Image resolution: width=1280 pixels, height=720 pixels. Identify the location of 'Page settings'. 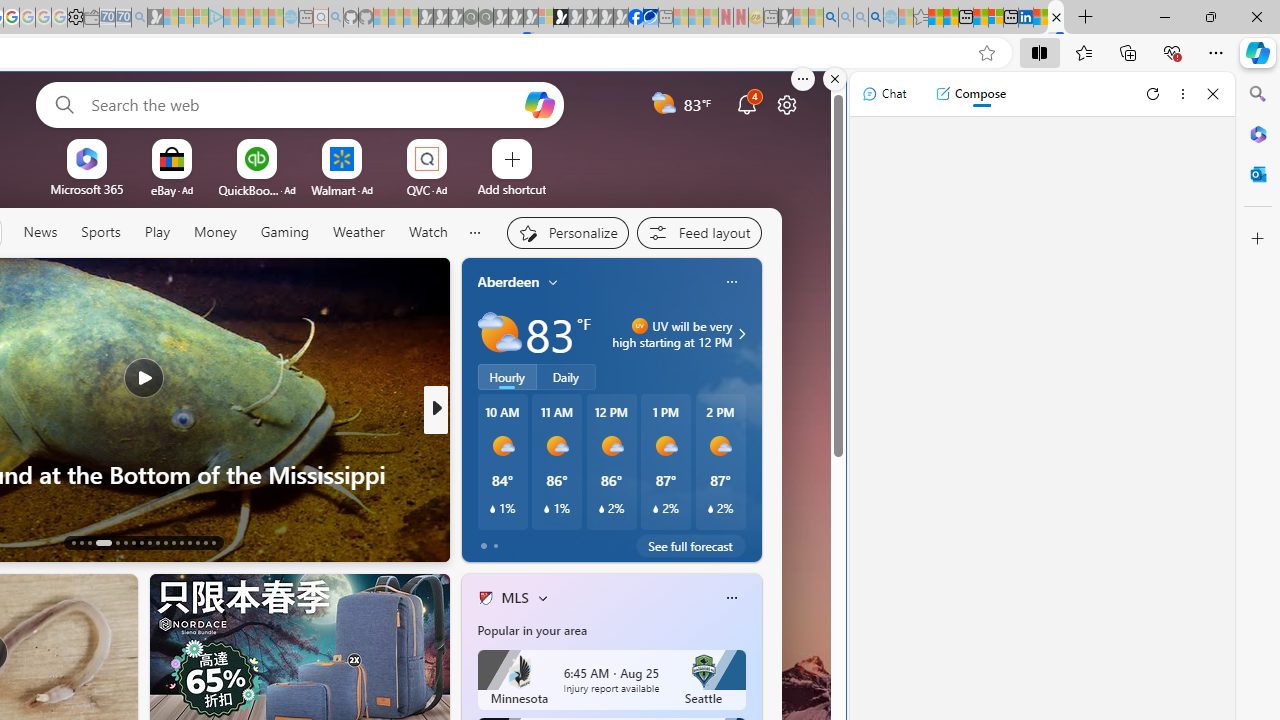
(785, 105).